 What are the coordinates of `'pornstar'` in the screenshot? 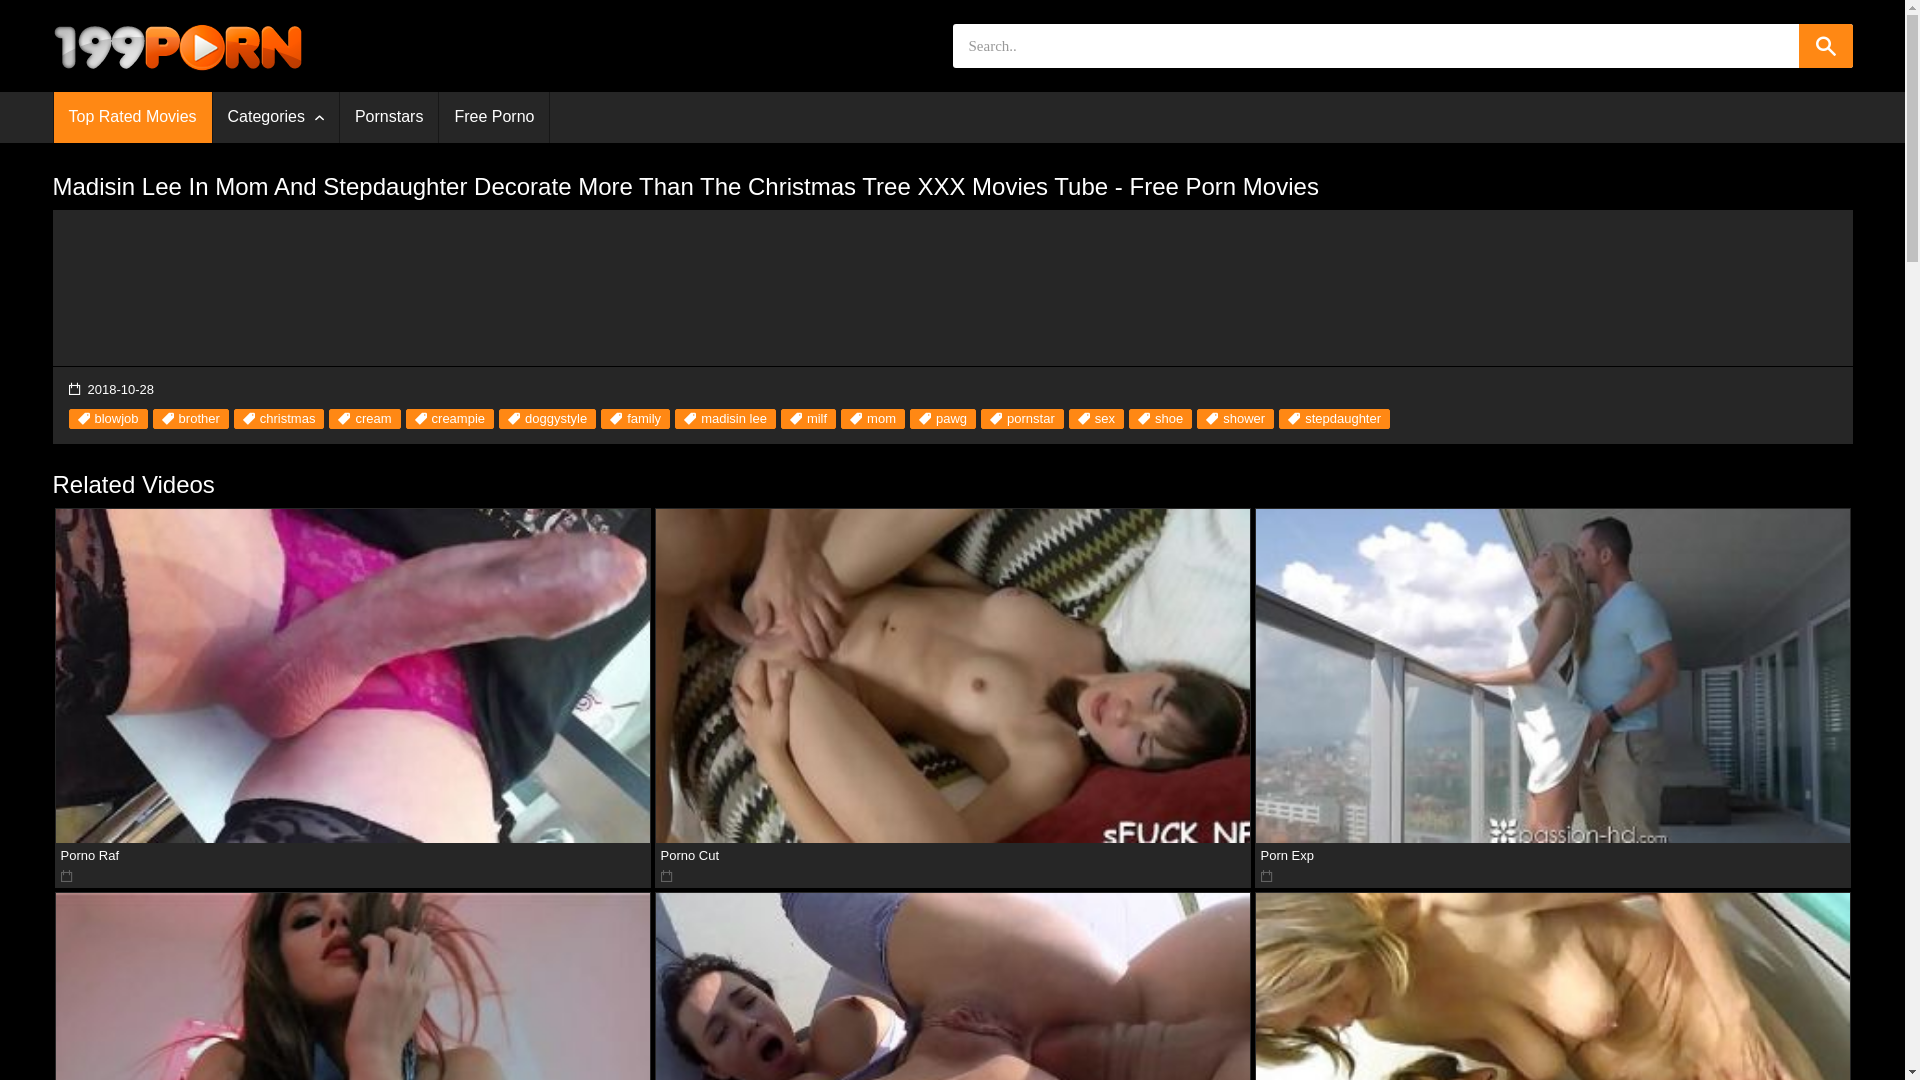 It's located at (980, 418).